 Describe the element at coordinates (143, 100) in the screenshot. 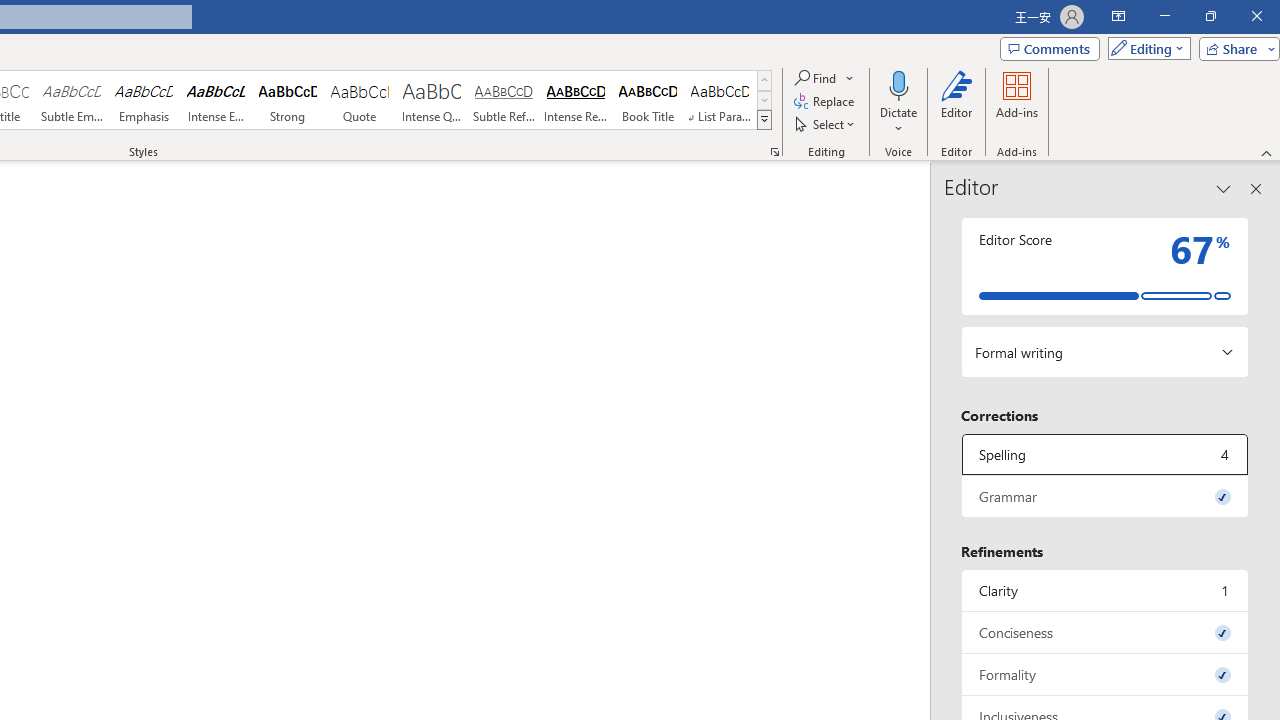

I see `'Emphasis'` at that location.